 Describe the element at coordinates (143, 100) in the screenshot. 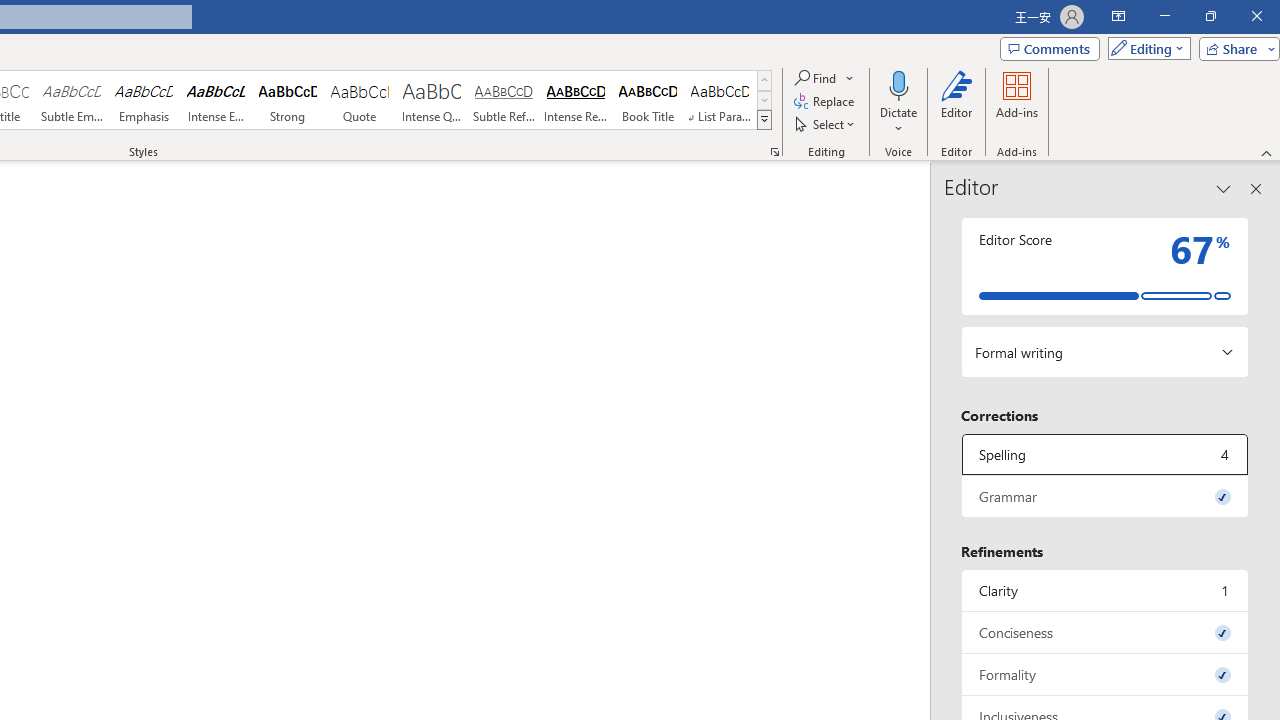

I see `'Emphasis'` at that location.